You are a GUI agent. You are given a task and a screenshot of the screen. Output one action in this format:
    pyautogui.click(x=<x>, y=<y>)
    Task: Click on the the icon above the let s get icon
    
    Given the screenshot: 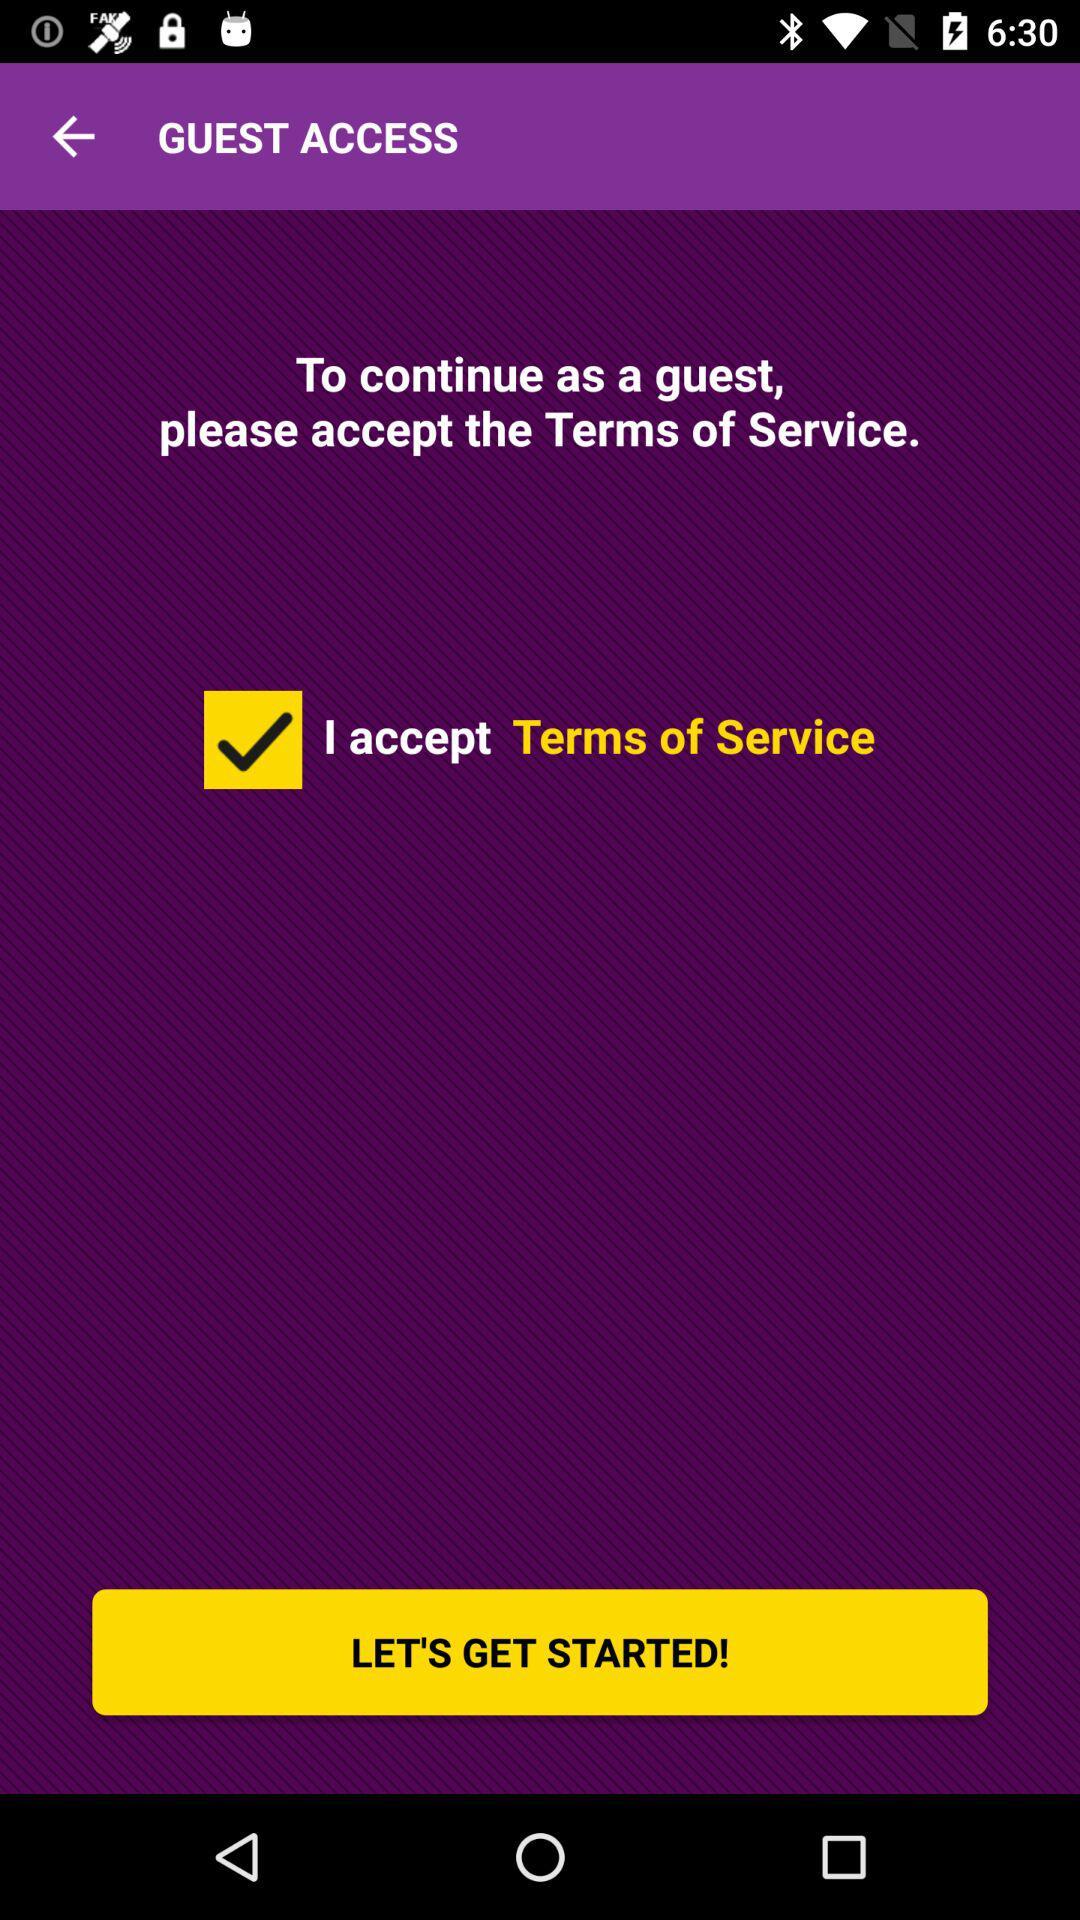 What is the action you would take?
    pyautogui.click(x=252, y=738)
    